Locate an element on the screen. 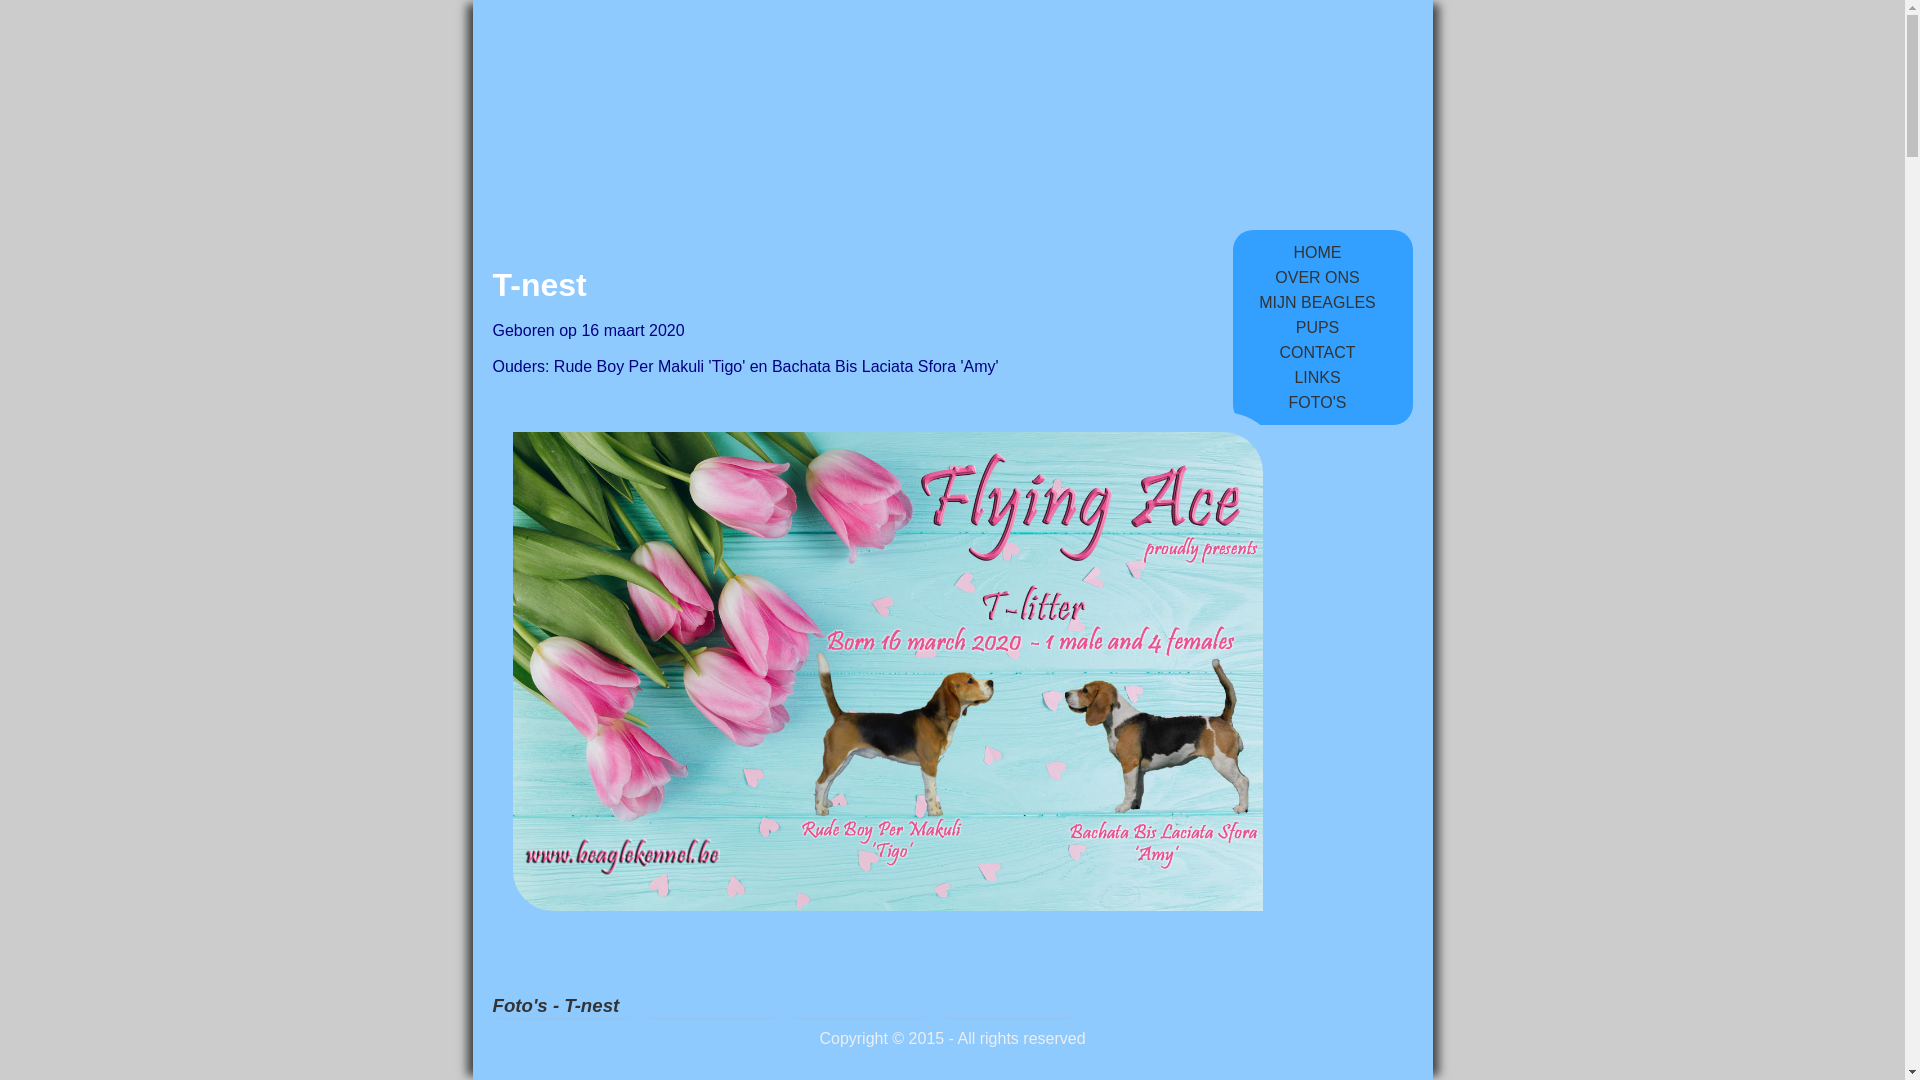 The image size is (1920, 1080). 'LINKS' is located at coordinates (1316, 377).